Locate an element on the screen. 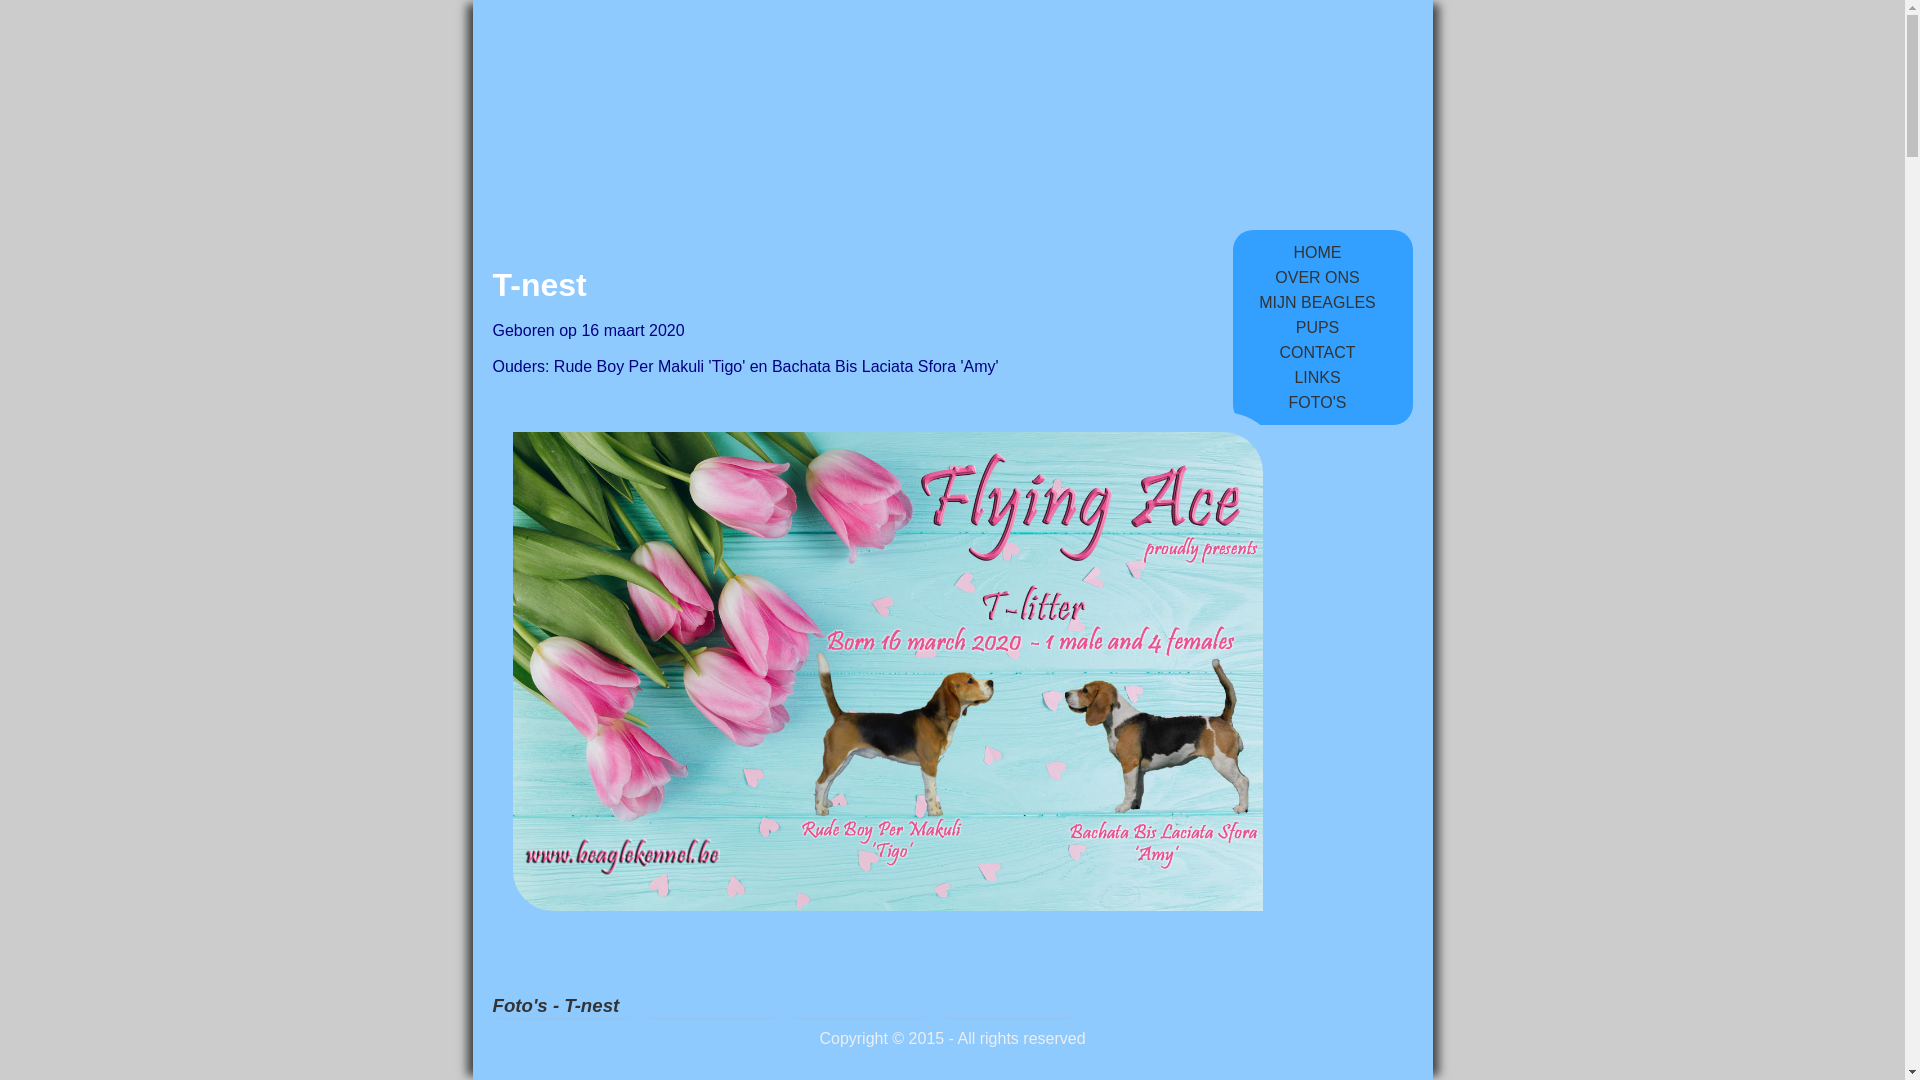 The image size is (1920, 1080). 'LINKS' is located at coordinates (1316, 377).